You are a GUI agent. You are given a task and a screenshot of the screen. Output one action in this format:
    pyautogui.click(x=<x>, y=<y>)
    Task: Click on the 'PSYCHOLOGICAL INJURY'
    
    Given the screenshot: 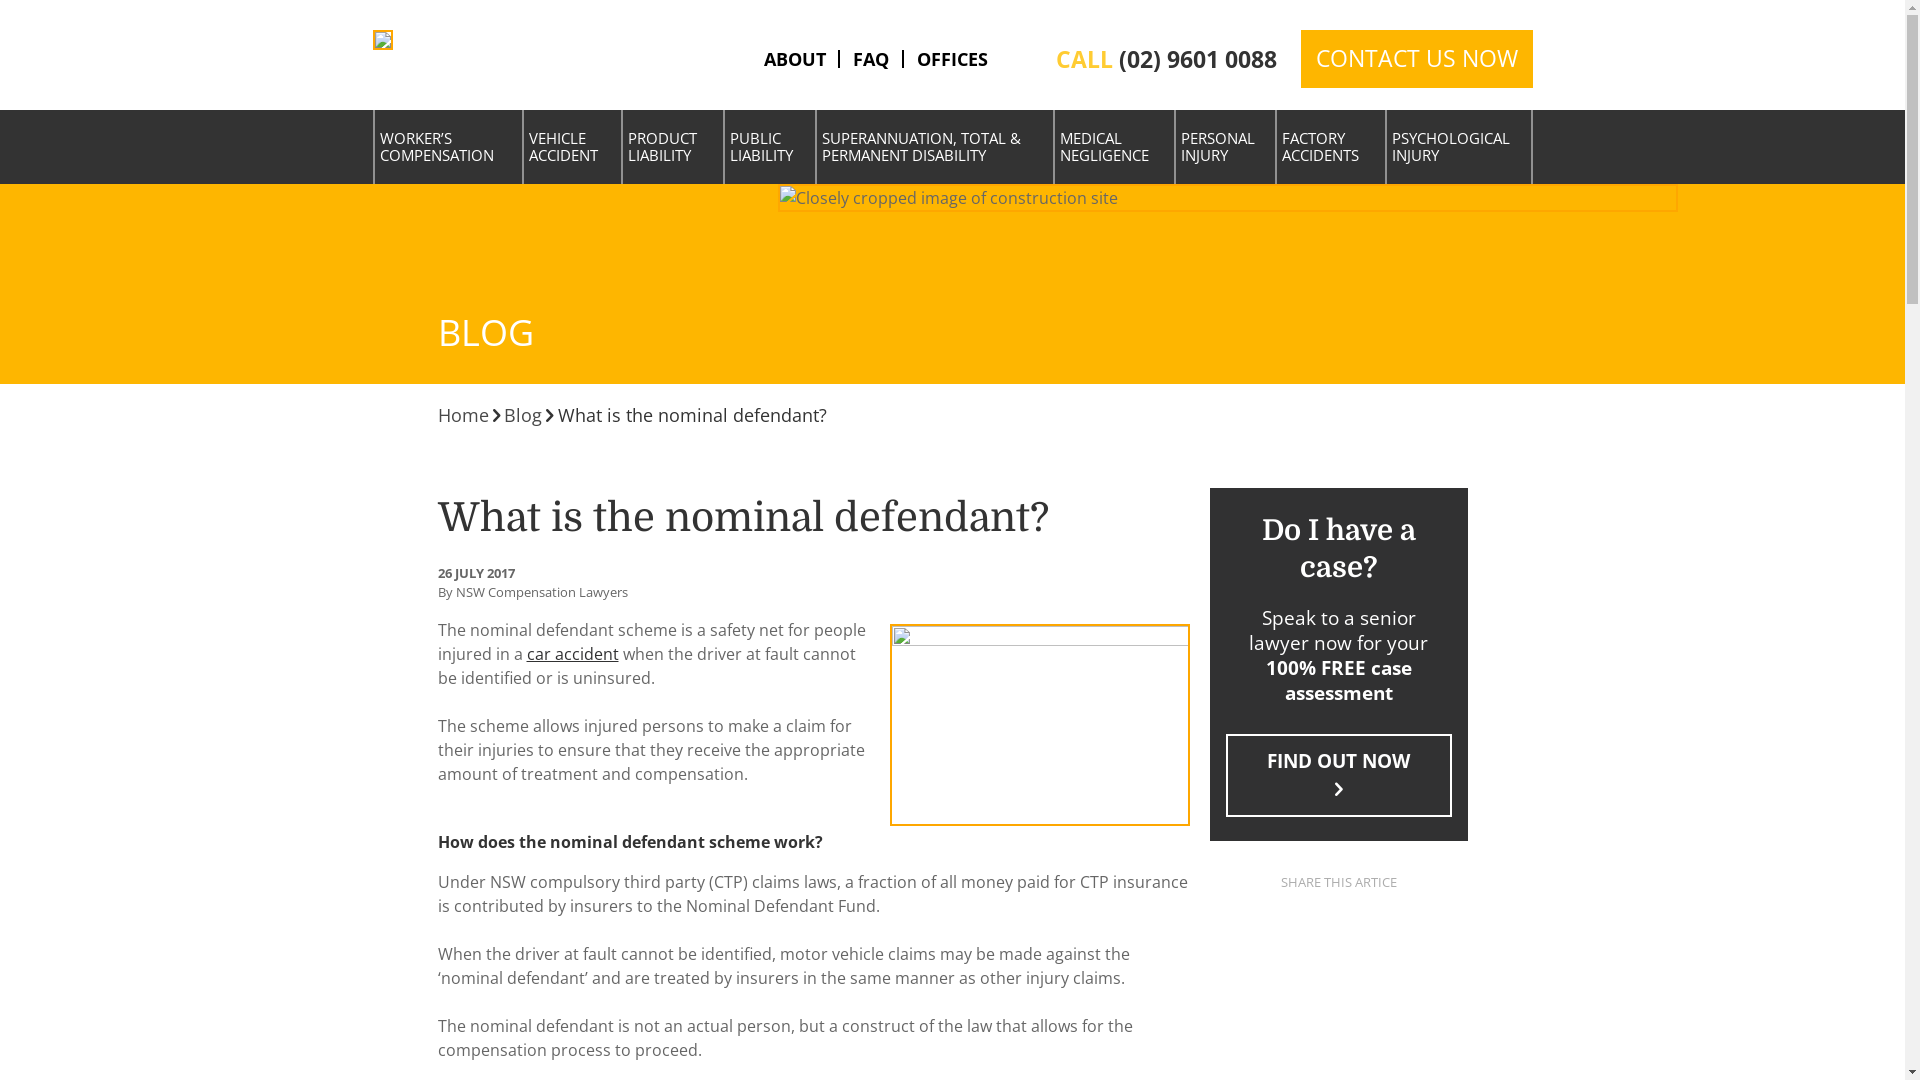 What is the action you would take?
    pyautogui.click(x=1386, y=146)
    